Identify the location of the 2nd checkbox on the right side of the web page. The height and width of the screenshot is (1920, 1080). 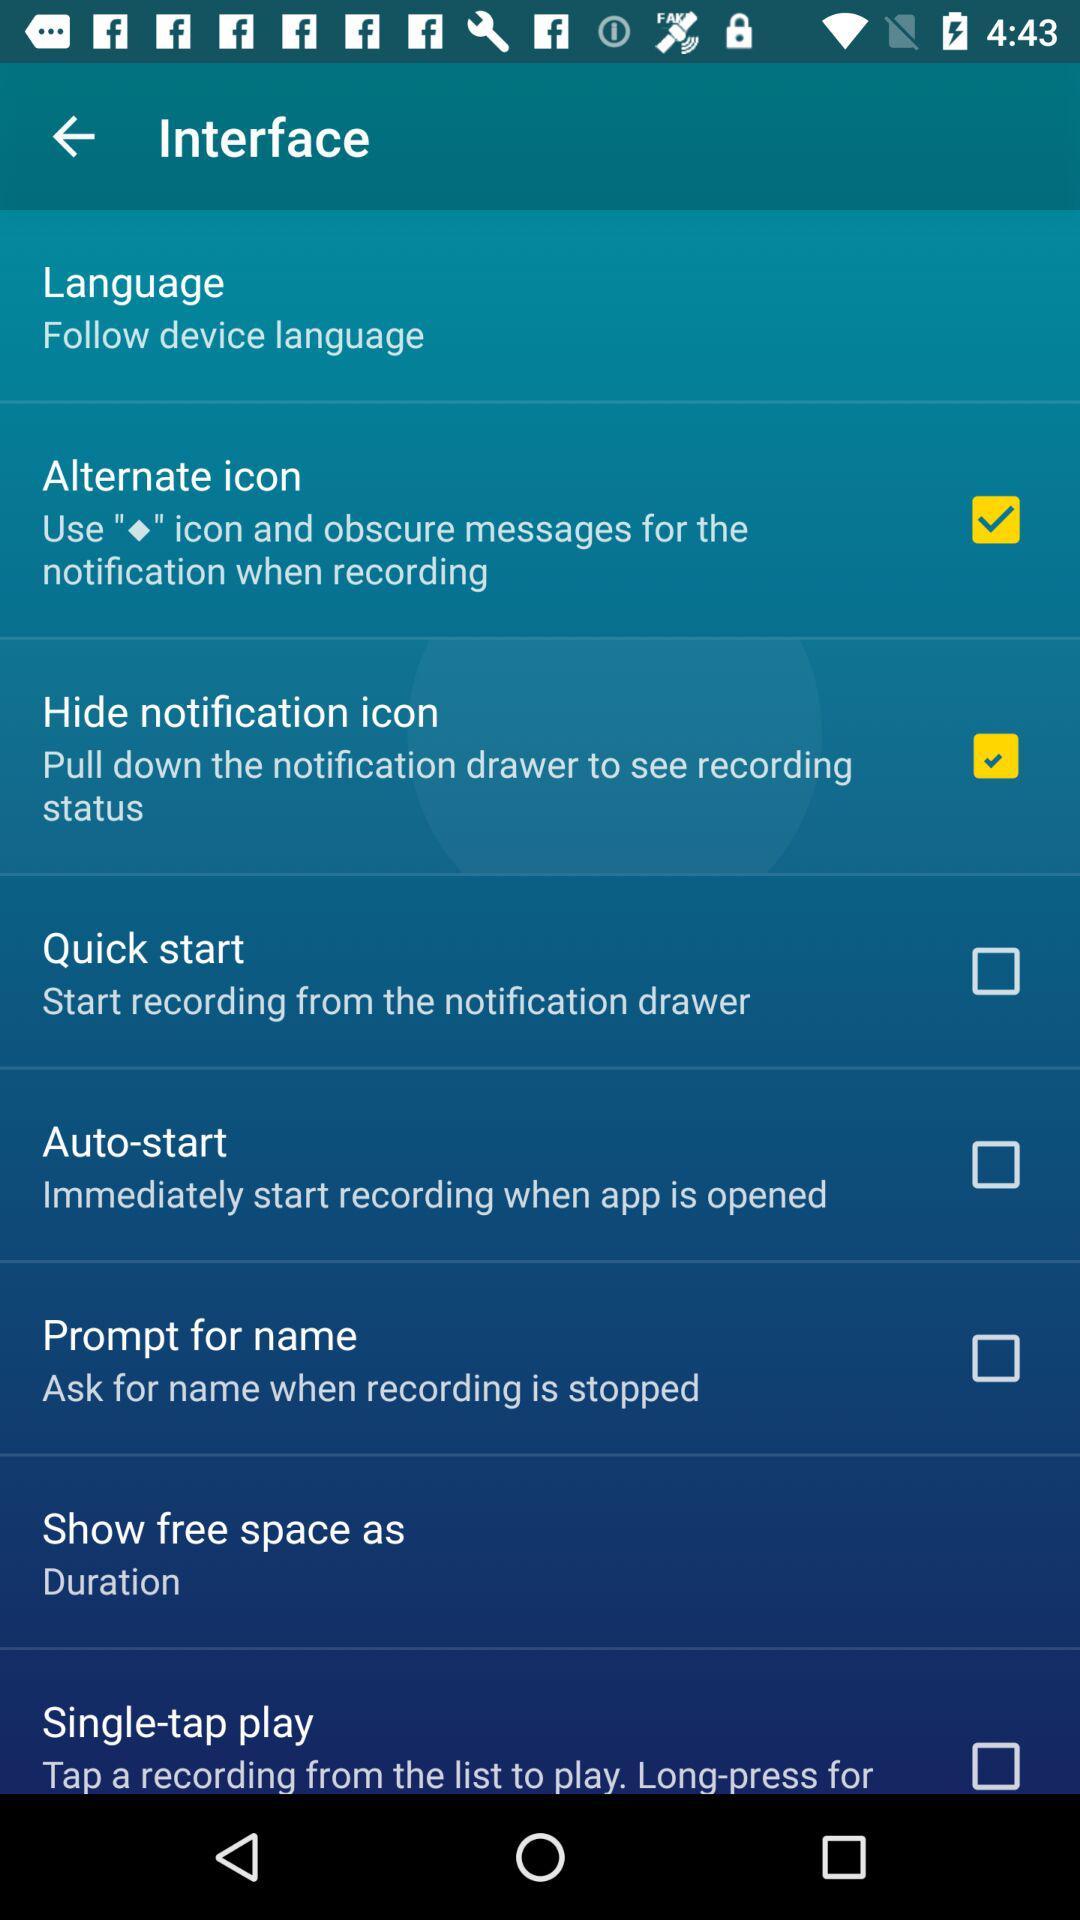
(995, 754).